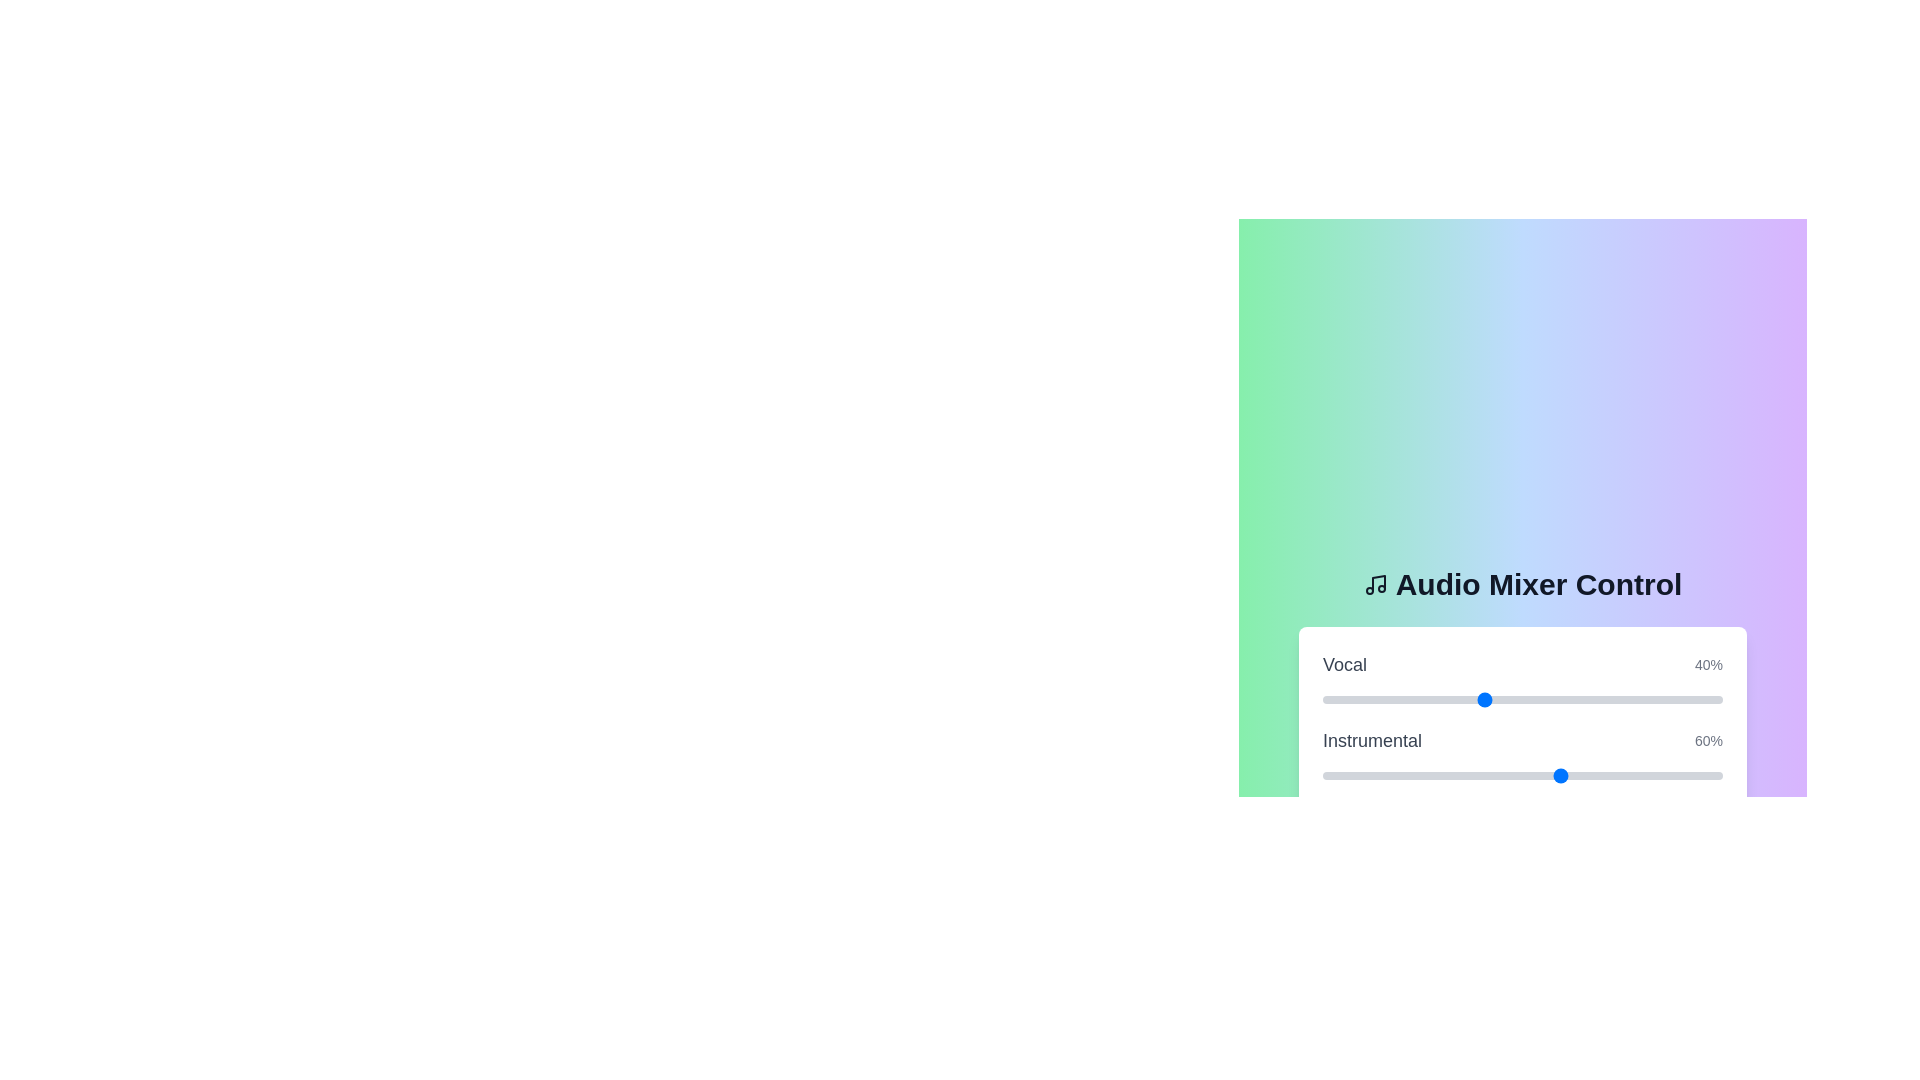 The image size is (1920, 1080). I want to click on the vocal slider to 47%, so click(1511, 698).